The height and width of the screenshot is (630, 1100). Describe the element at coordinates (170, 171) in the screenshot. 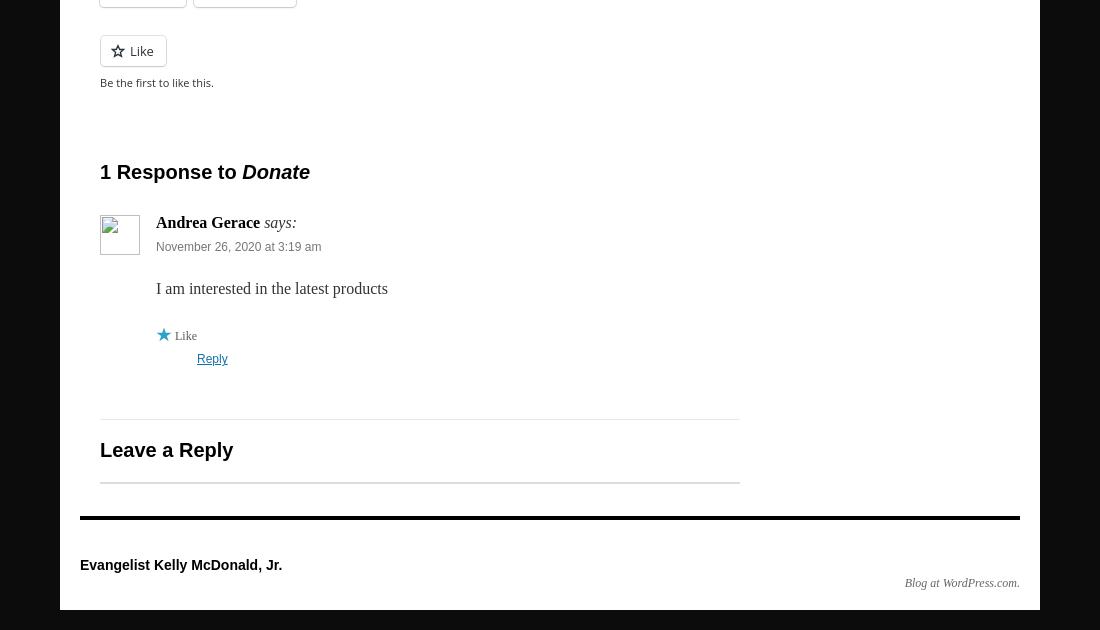

I see `'1 Response to'` at that location.